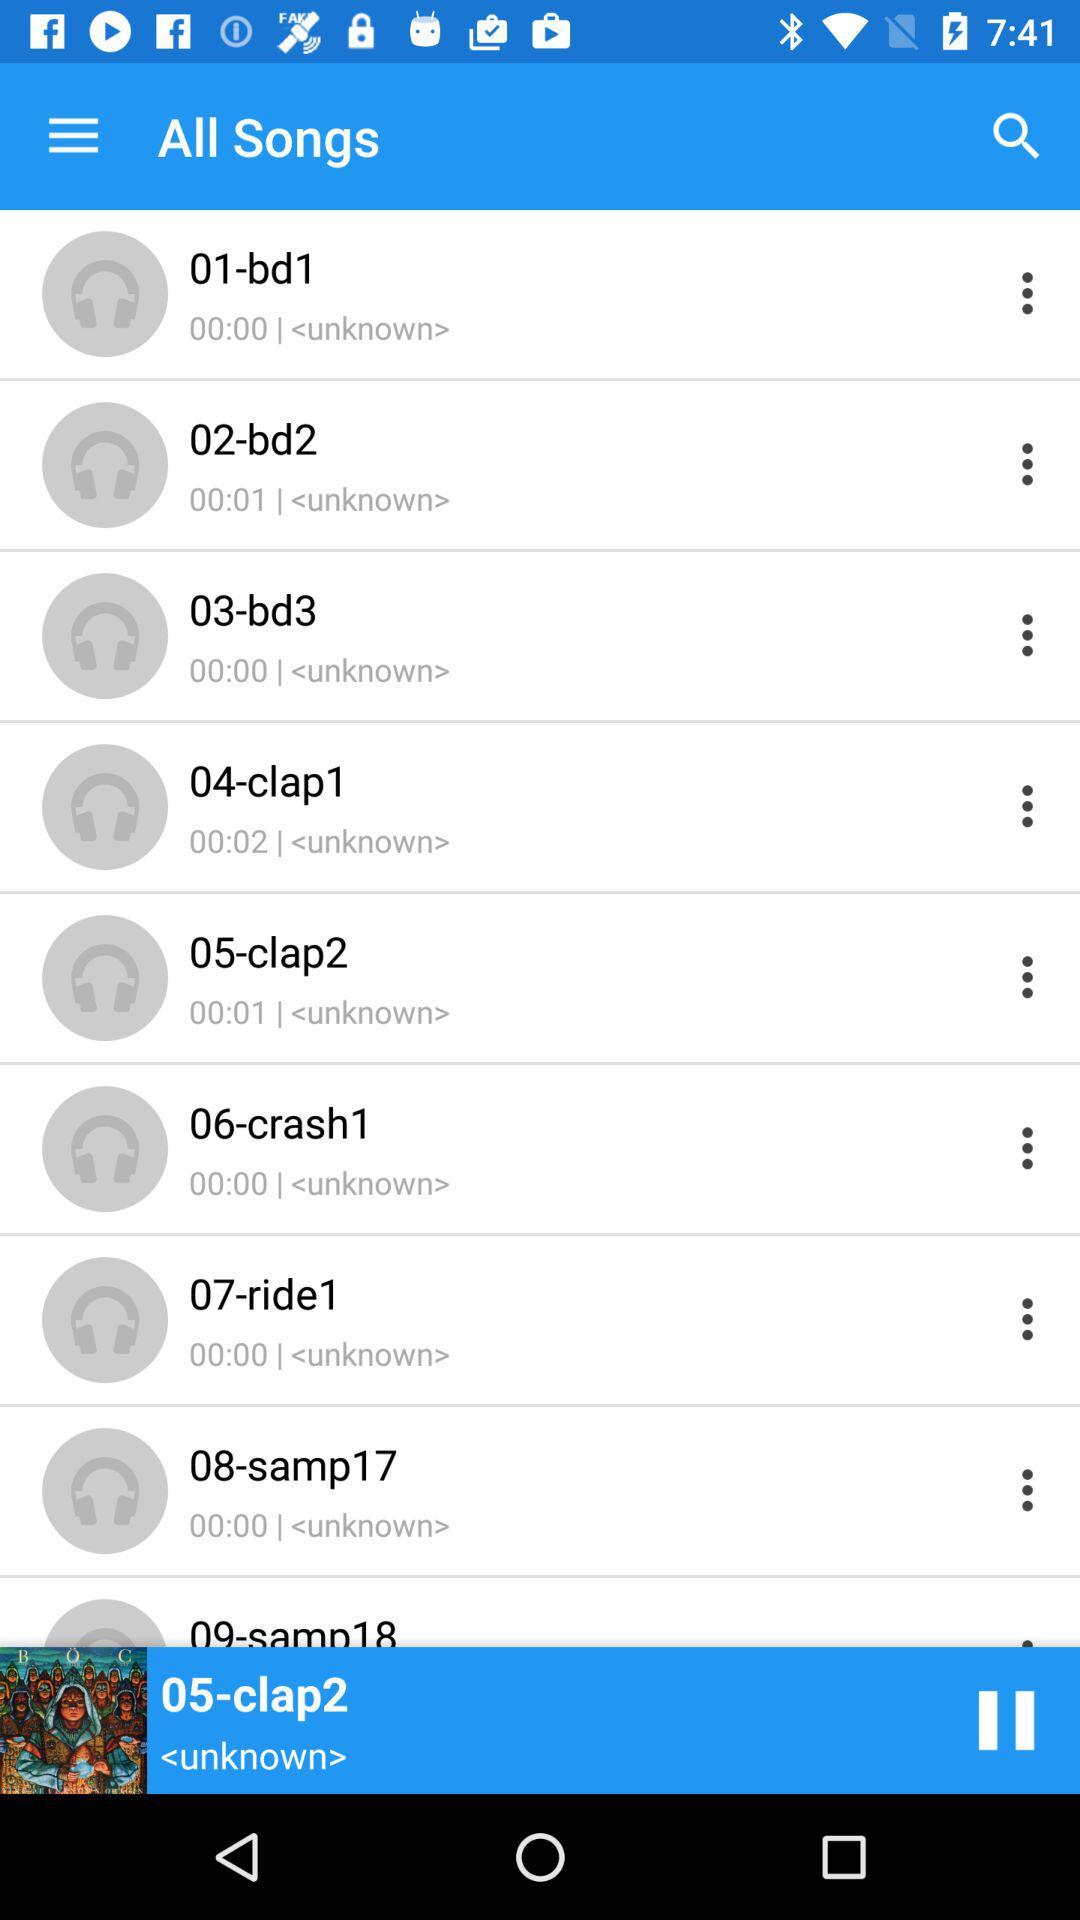 Image resolution: width=1080 pixels, height=1920 pixels. Describe the element at coordinates (1027, 292) in the screenshot. I see `more options` at that location.